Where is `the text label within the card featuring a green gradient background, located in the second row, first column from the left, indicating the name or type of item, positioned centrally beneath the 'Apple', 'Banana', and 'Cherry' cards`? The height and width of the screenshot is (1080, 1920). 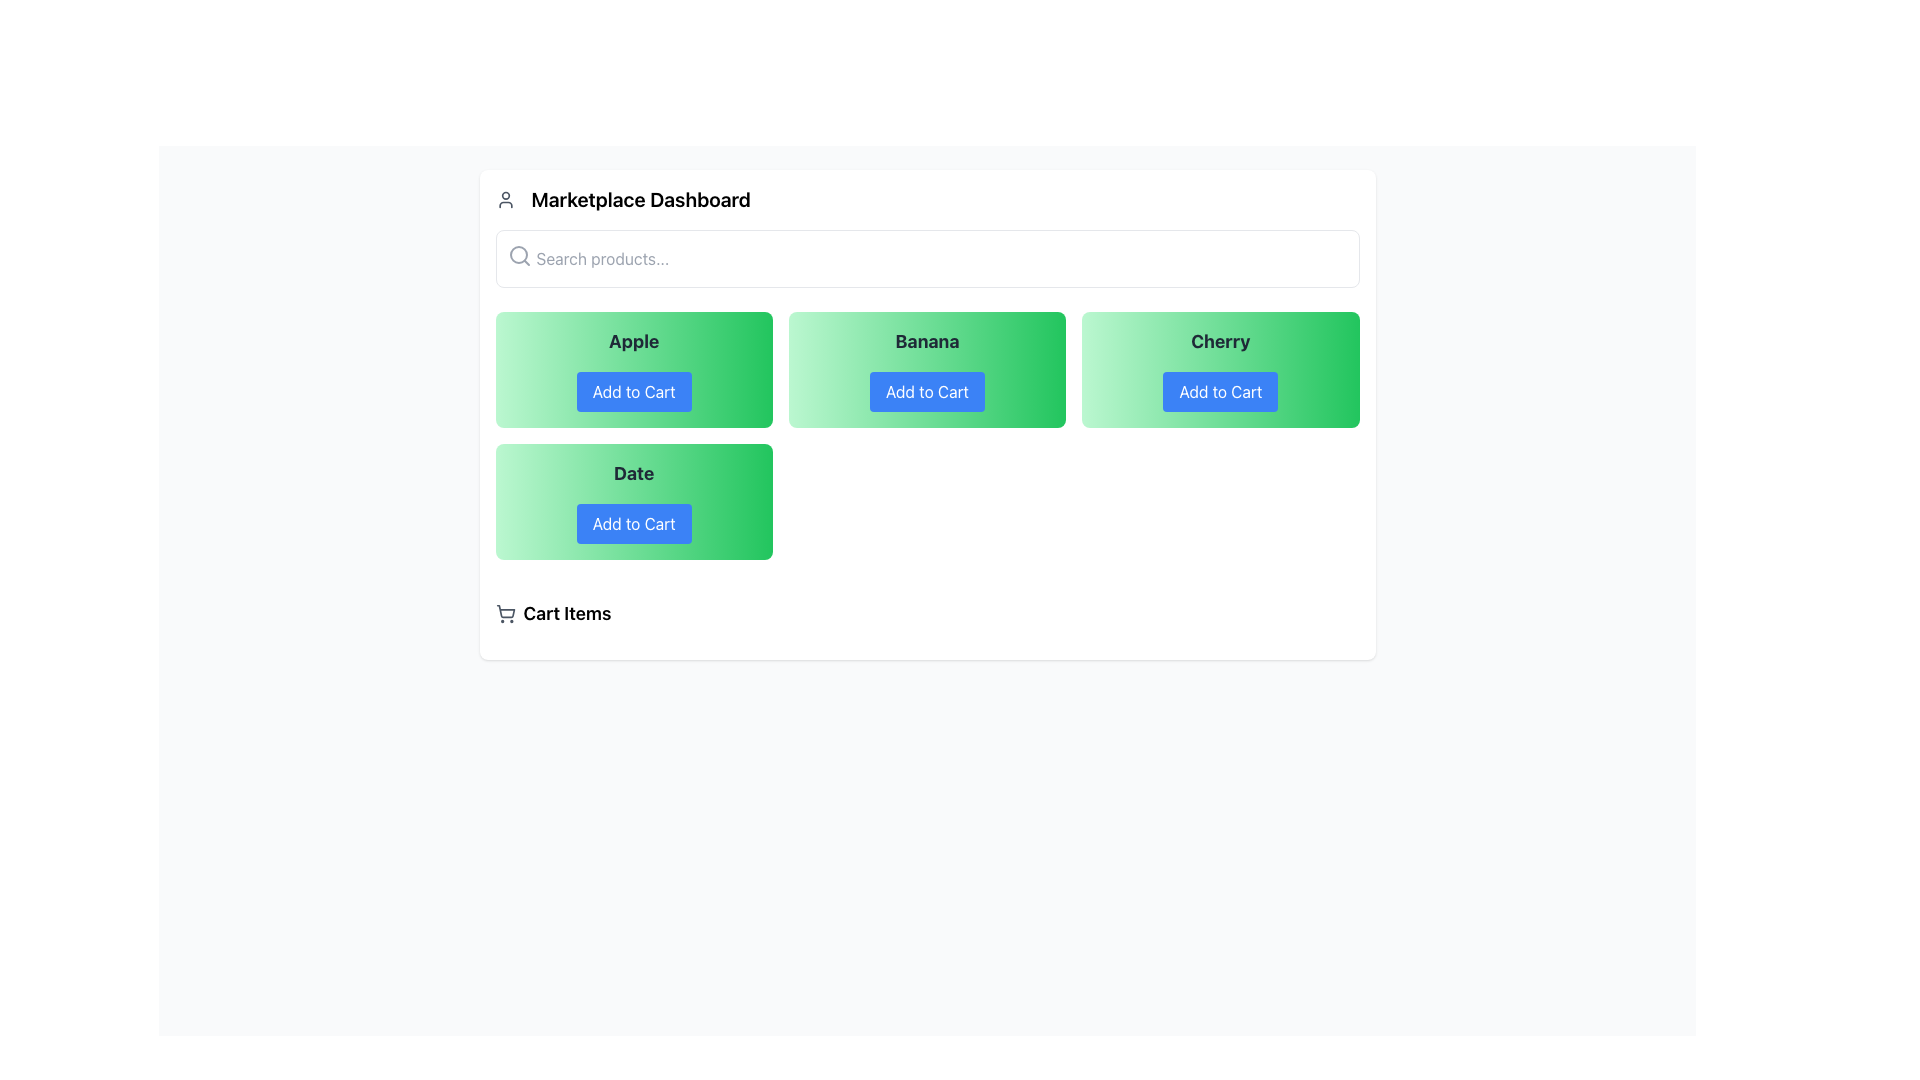
the text label within the card featuring a green gradient background, located in the second row, first column from the left, indicating the name or type of item, positioned centrally beneath the 'Apple', 'Banana', and 'Cherry' cards is located at coordinates (633, 474).